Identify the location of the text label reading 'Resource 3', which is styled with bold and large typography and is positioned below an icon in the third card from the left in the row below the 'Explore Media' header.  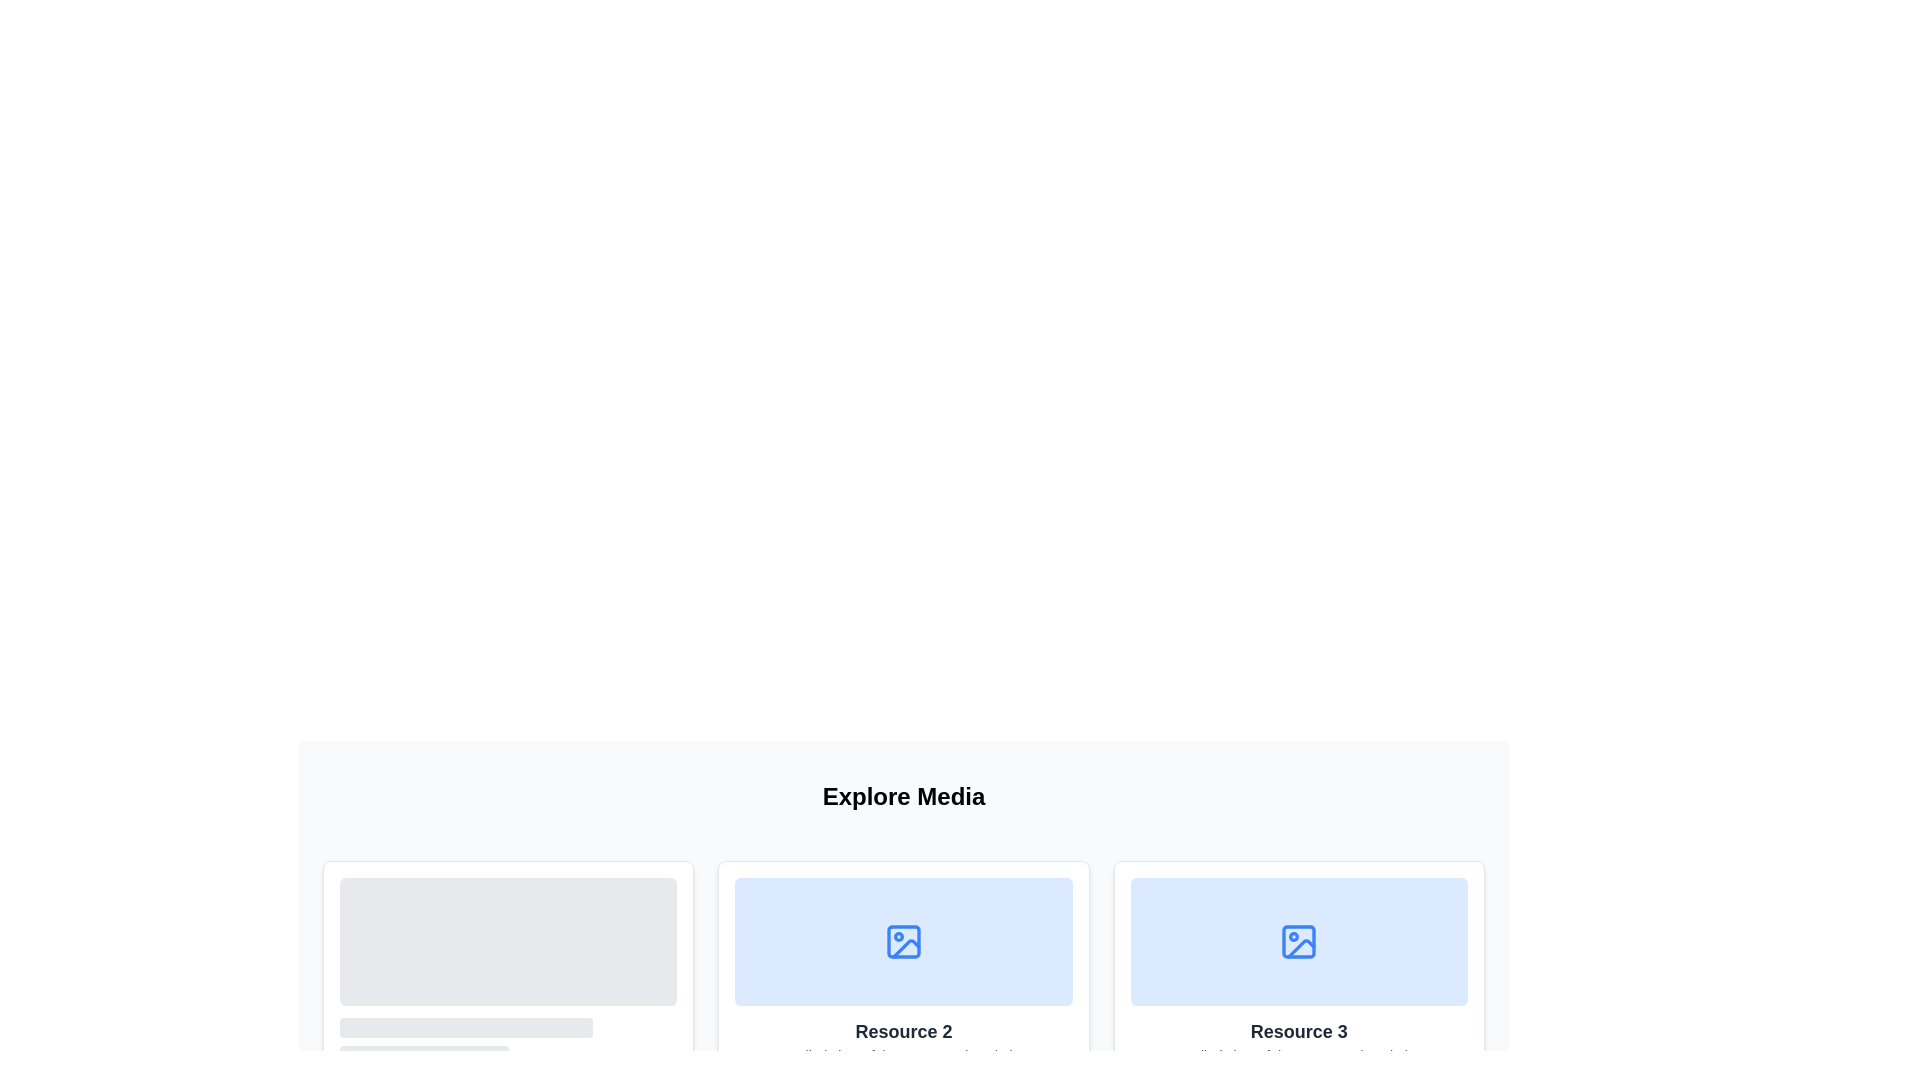
(1299, 1032).